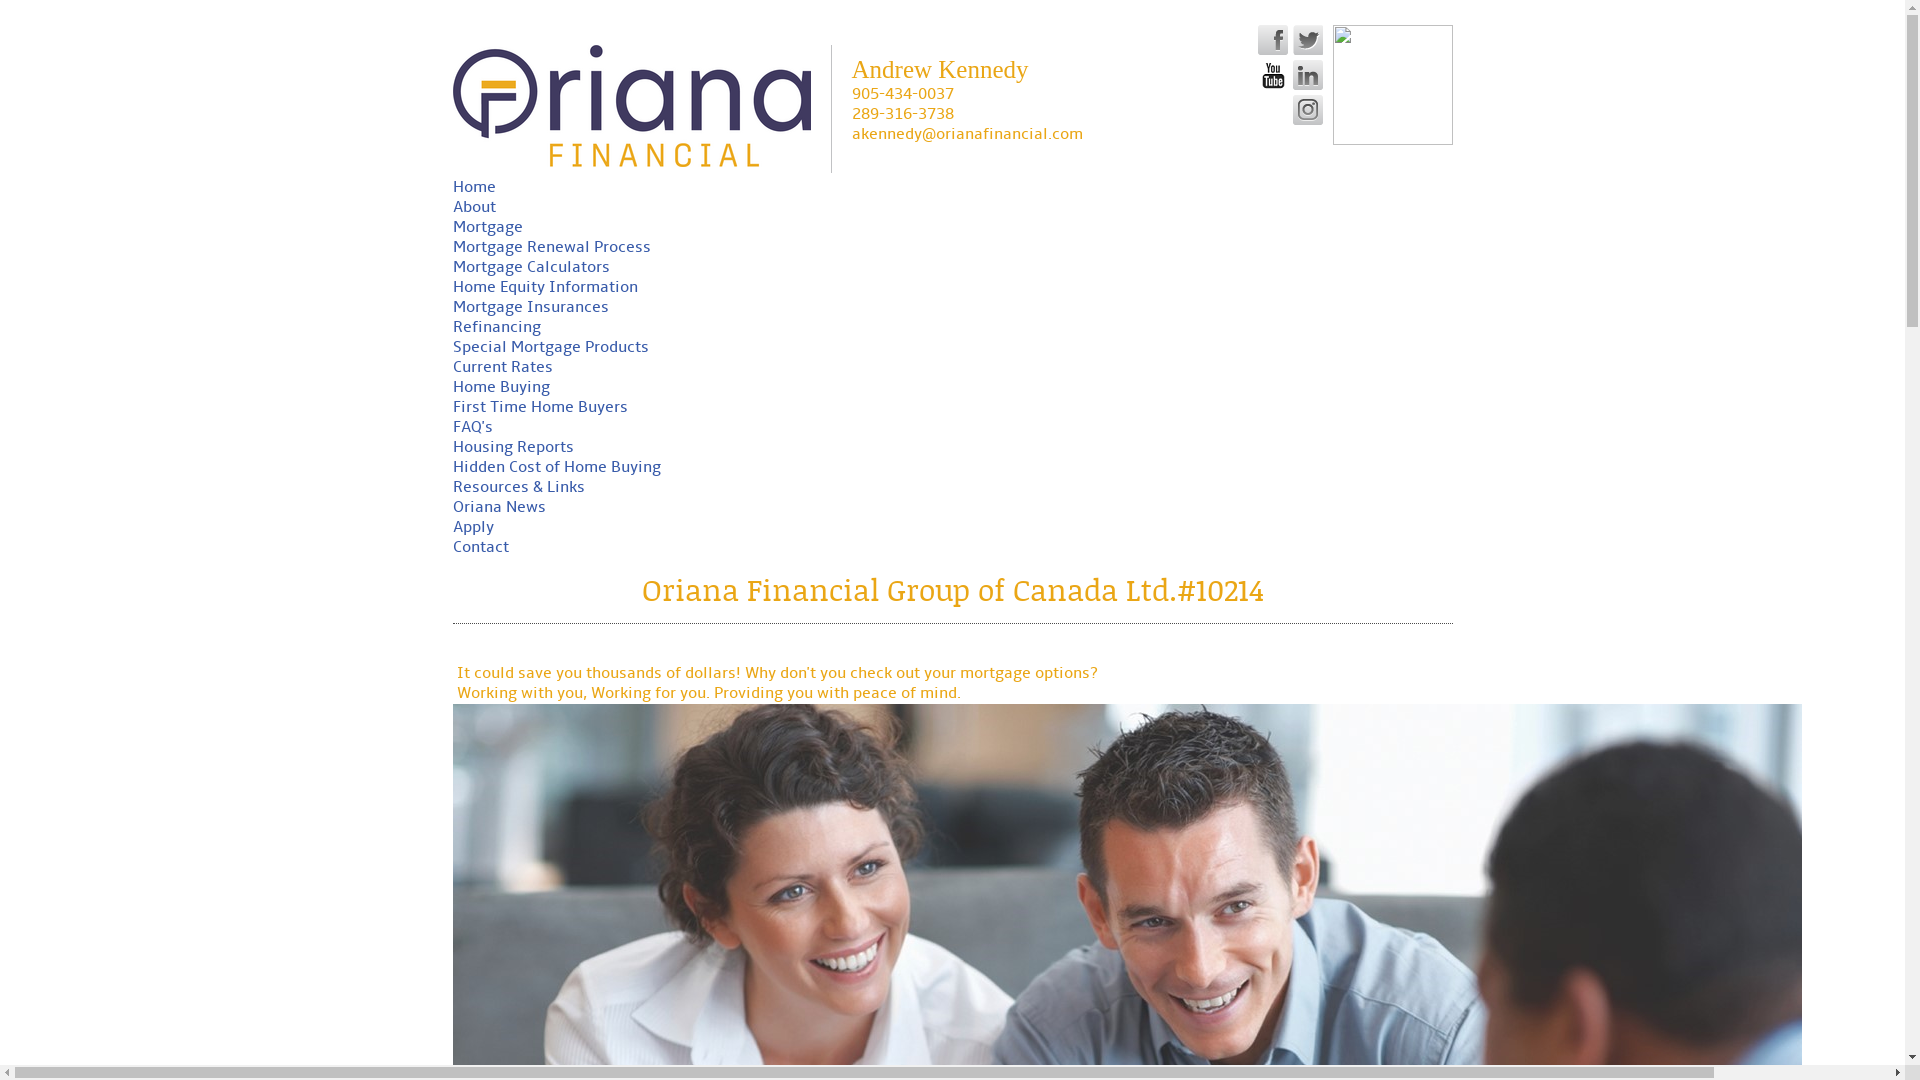 Image resolution: width=1920 pixels, height=1080 pixels. What do you see at coordinates (539, 407) in the screenshot?
I see `'First Time Home Buyers'` at bounding box center [539, 407].